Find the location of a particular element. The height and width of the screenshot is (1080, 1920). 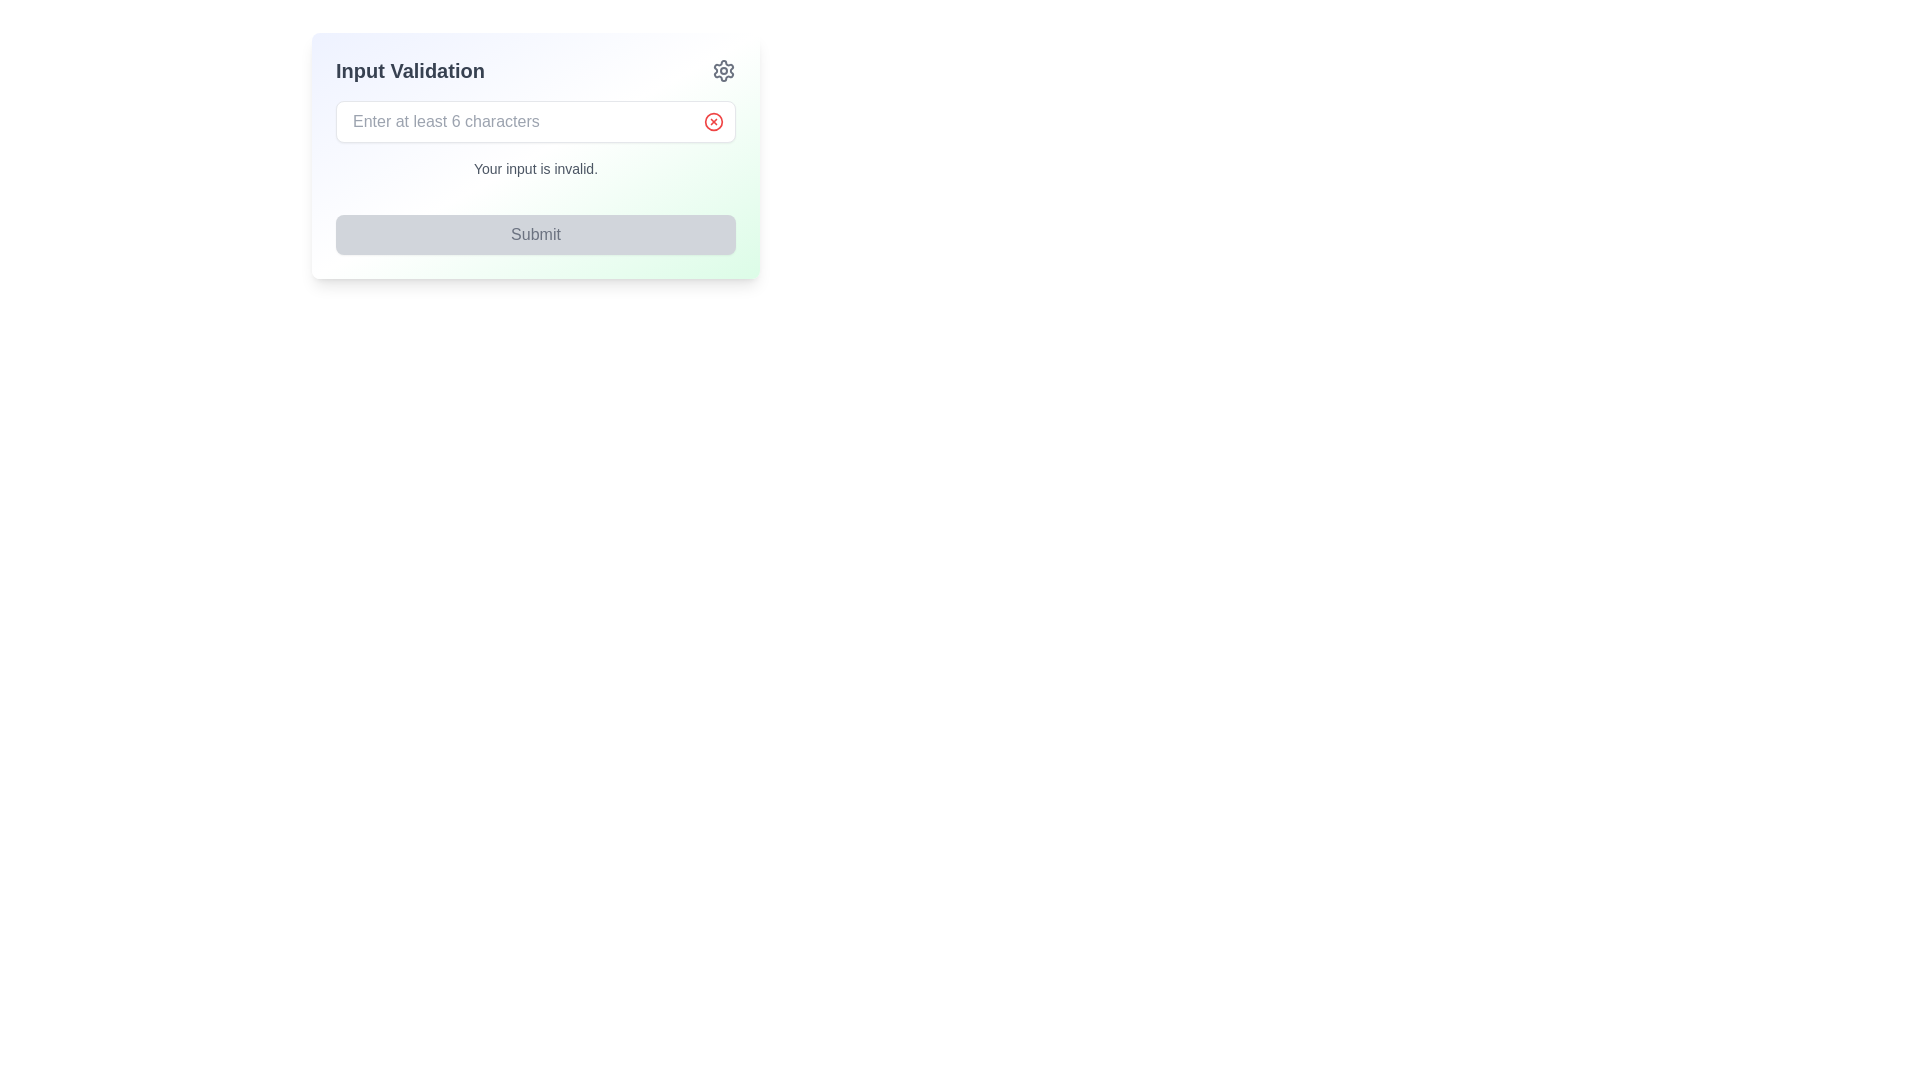

the gear icon in the top-right corner of the interface is located at coordinates (723, 69).